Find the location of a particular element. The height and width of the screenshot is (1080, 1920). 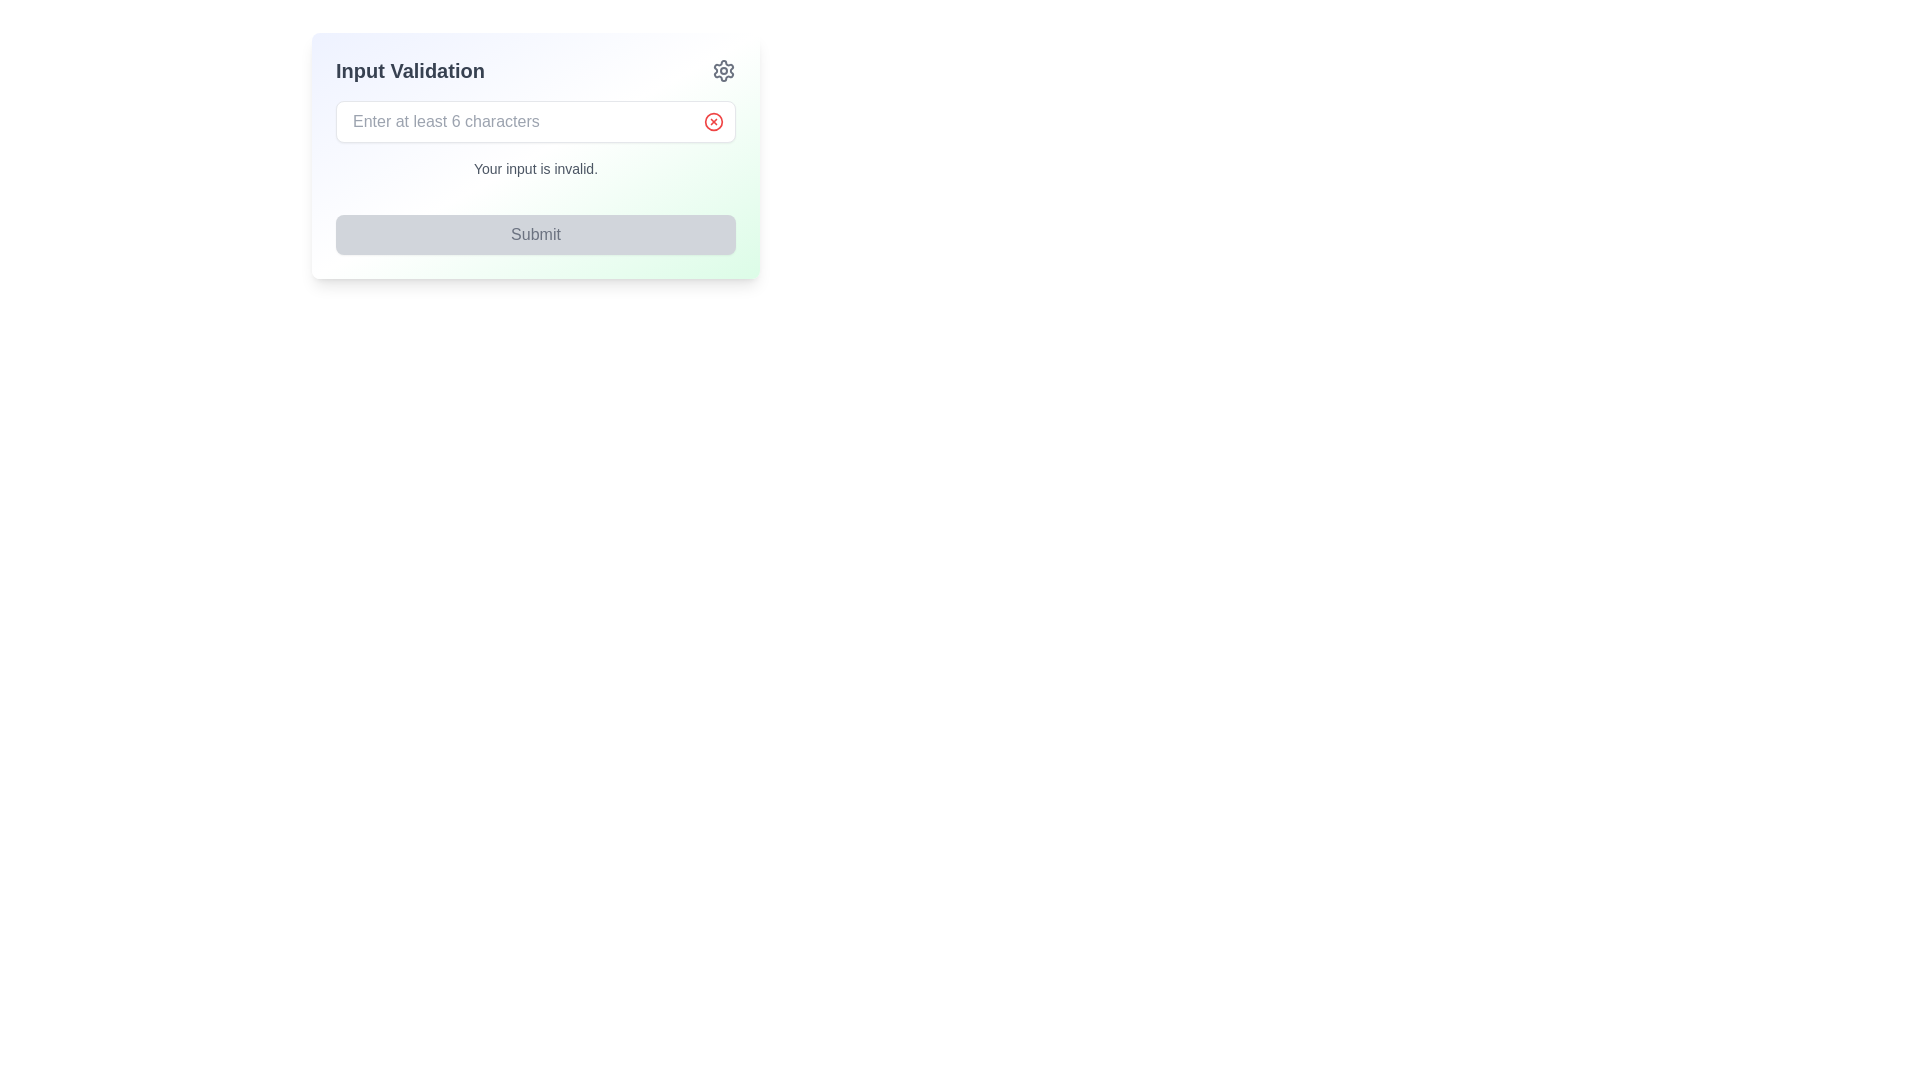

the gear icon in the top-right corner of the interface is located at coordinates (723, 69).